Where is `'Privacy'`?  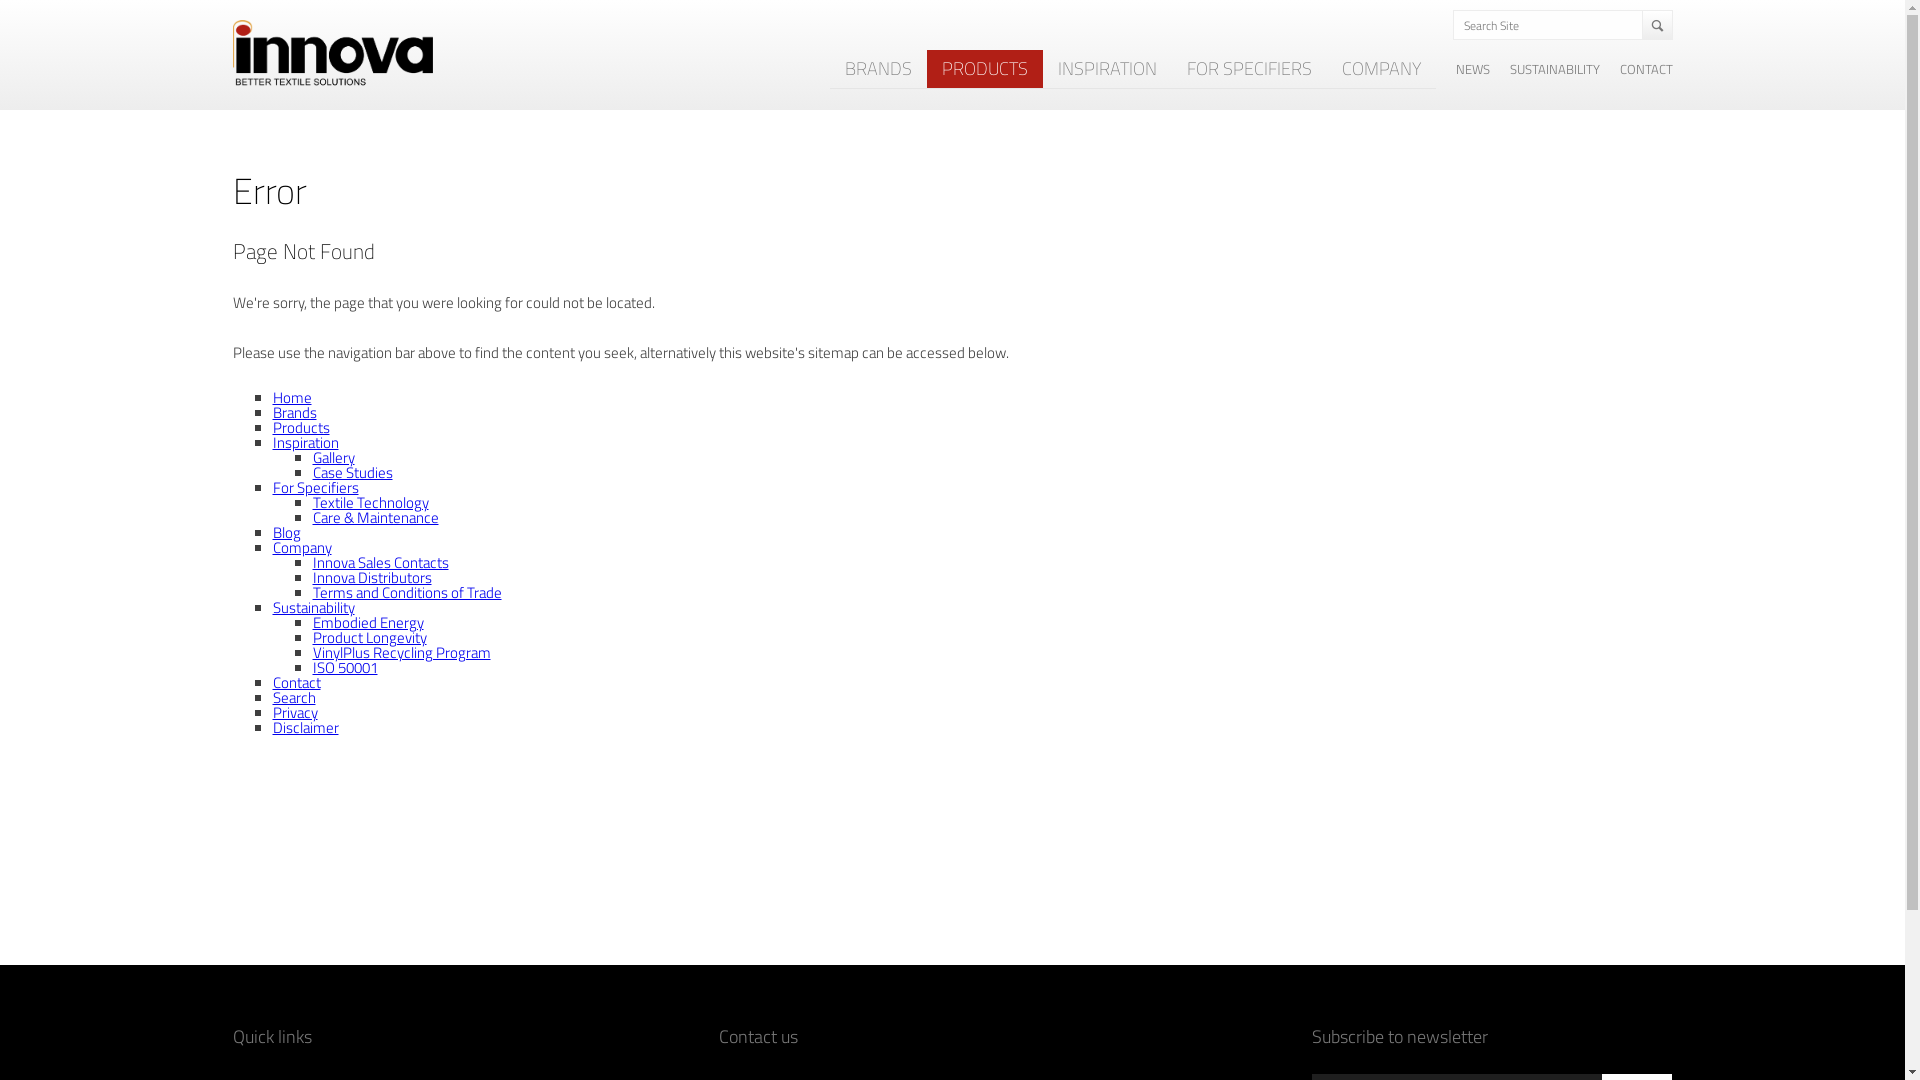 'Privacy' is located at coordinates (293, 711).